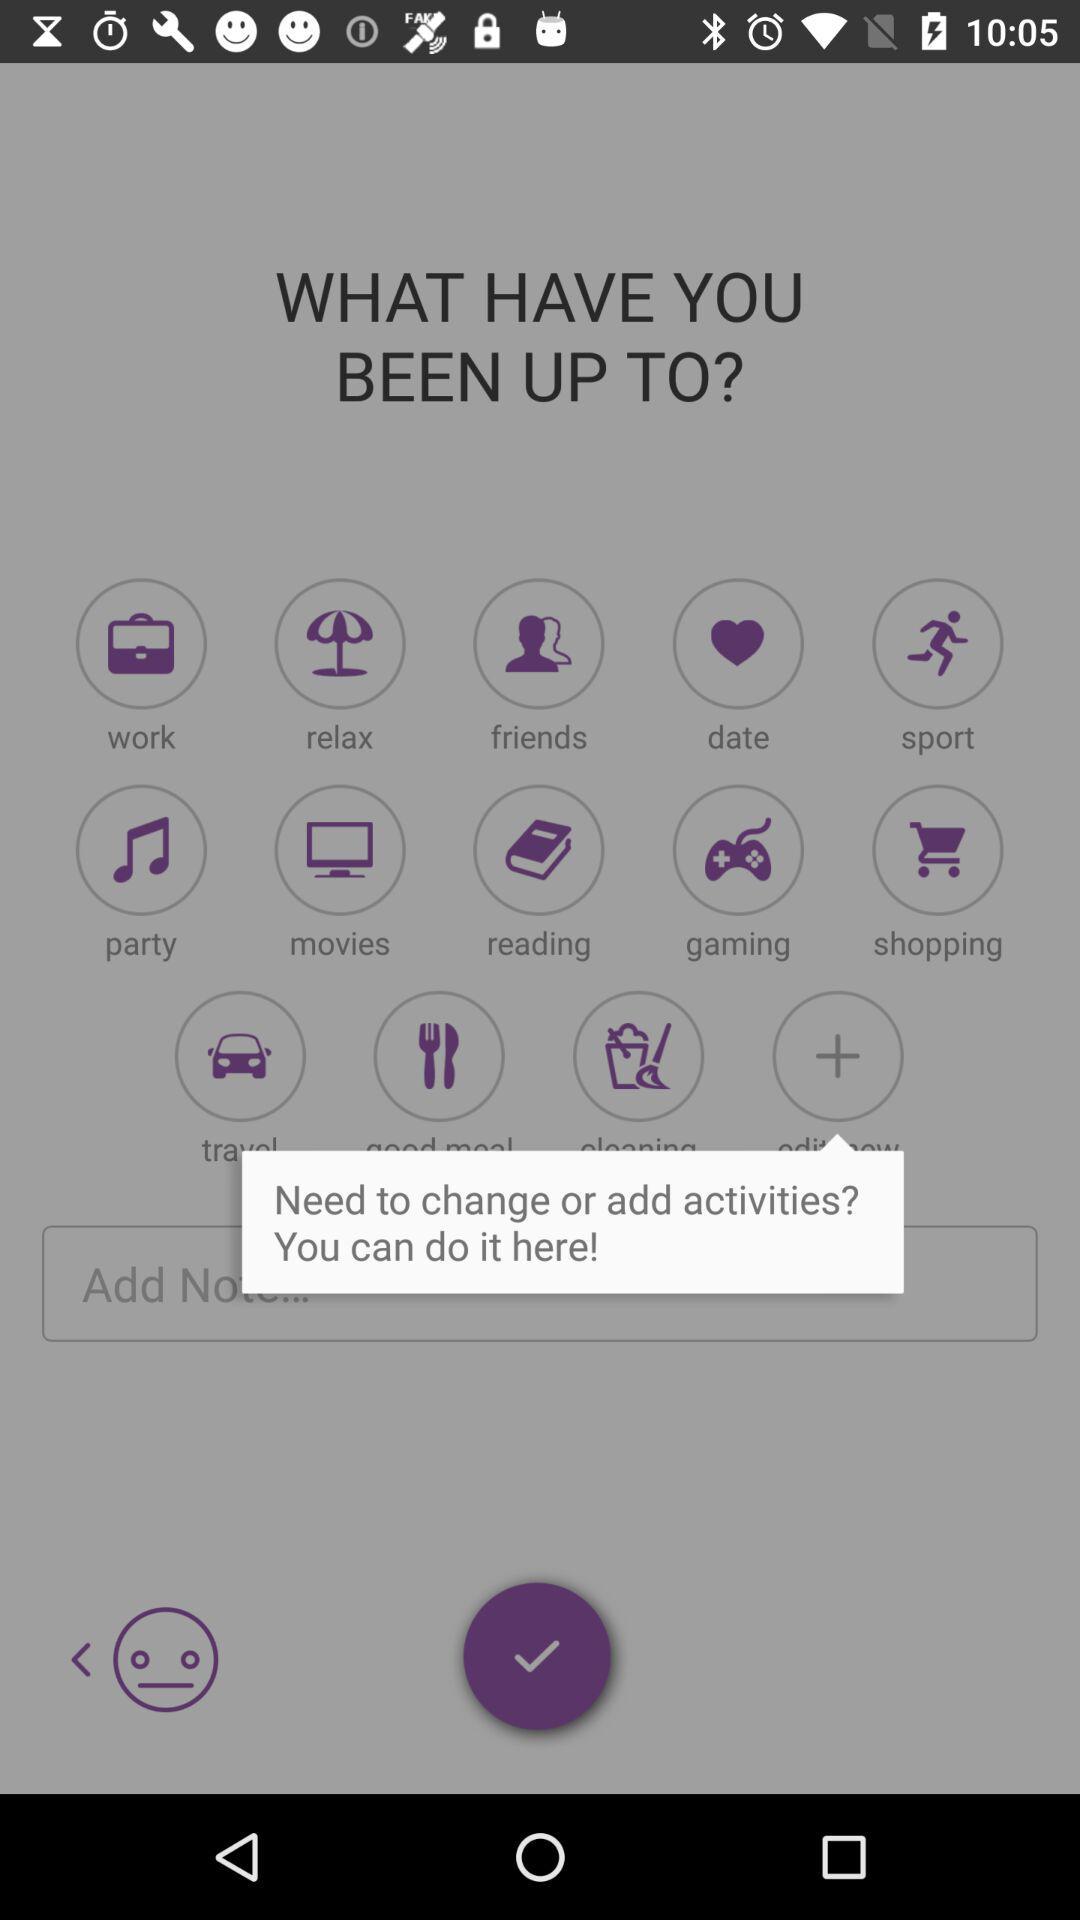 The image size is (1080, 1920). I want to click on gaming button, so click(738, 850).